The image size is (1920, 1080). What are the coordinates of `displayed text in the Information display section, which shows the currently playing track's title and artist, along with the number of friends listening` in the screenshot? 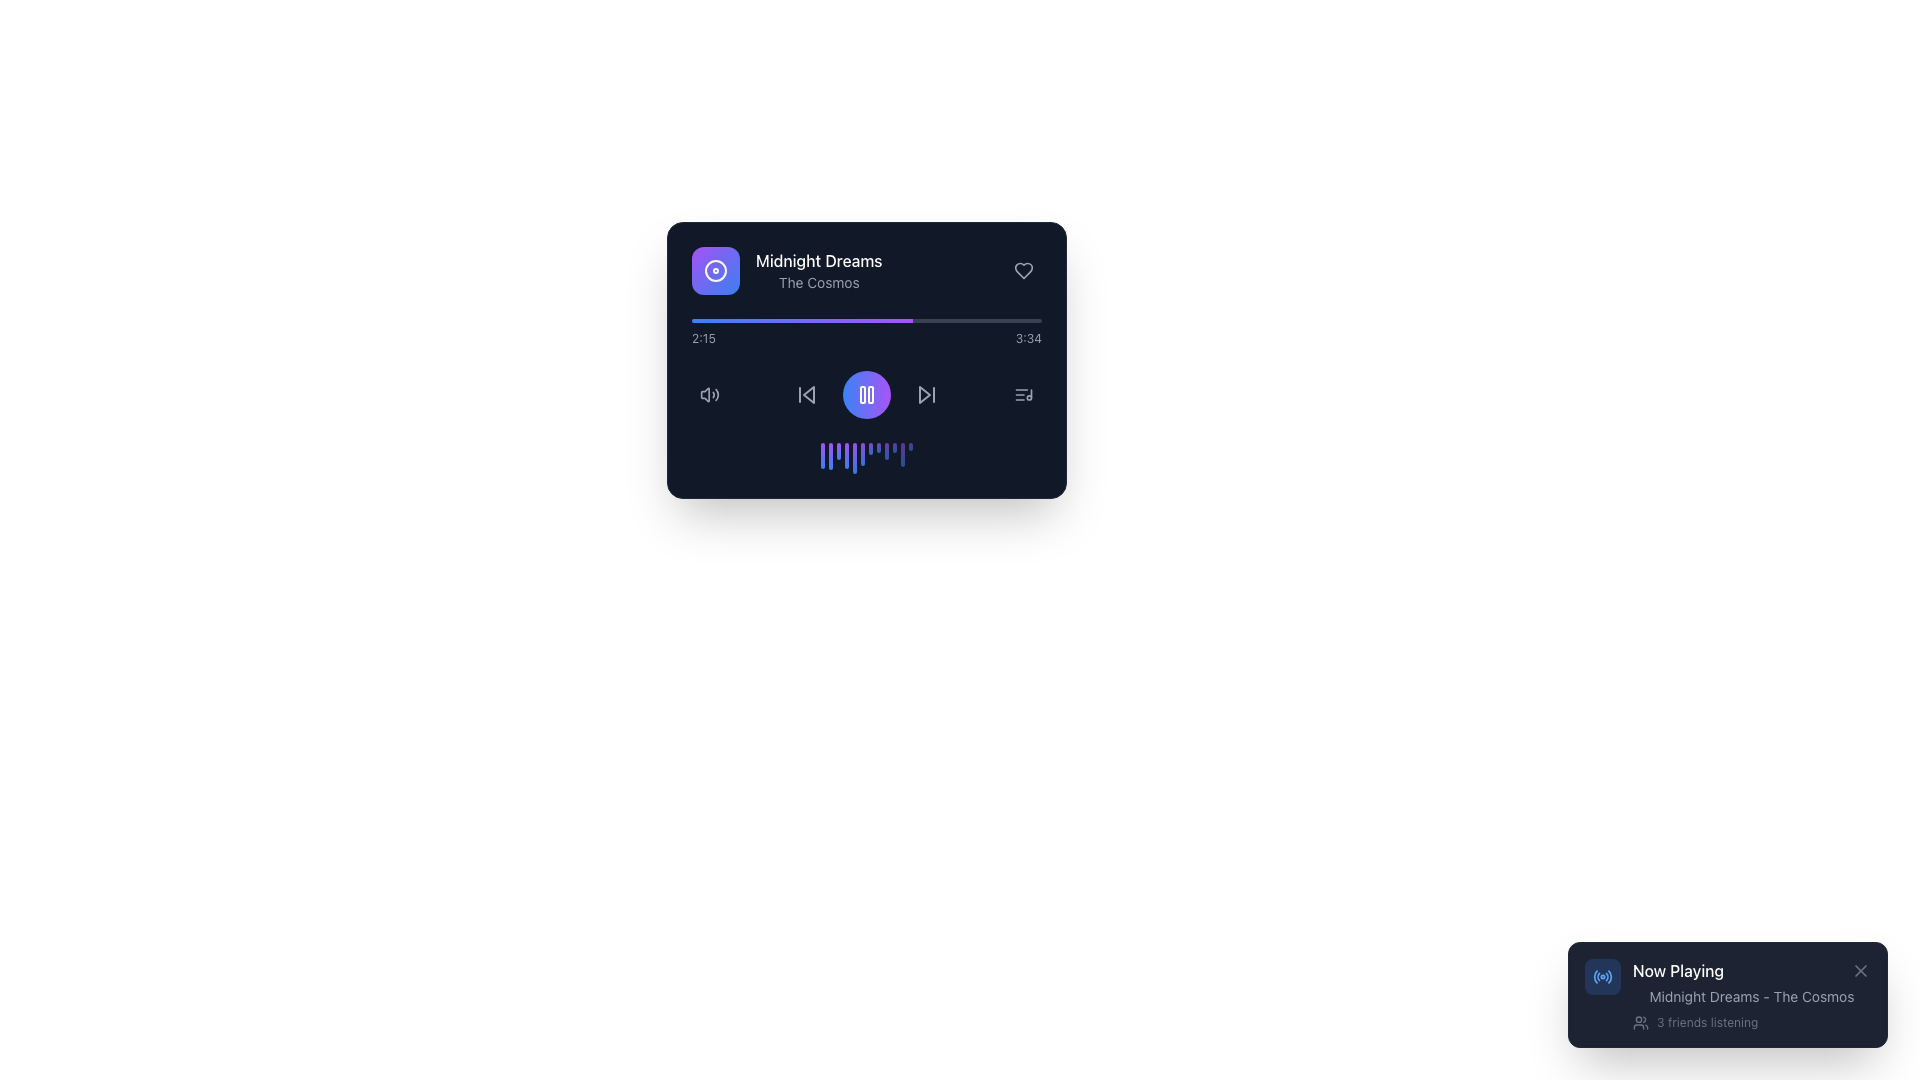 It's located at (1751, 995).